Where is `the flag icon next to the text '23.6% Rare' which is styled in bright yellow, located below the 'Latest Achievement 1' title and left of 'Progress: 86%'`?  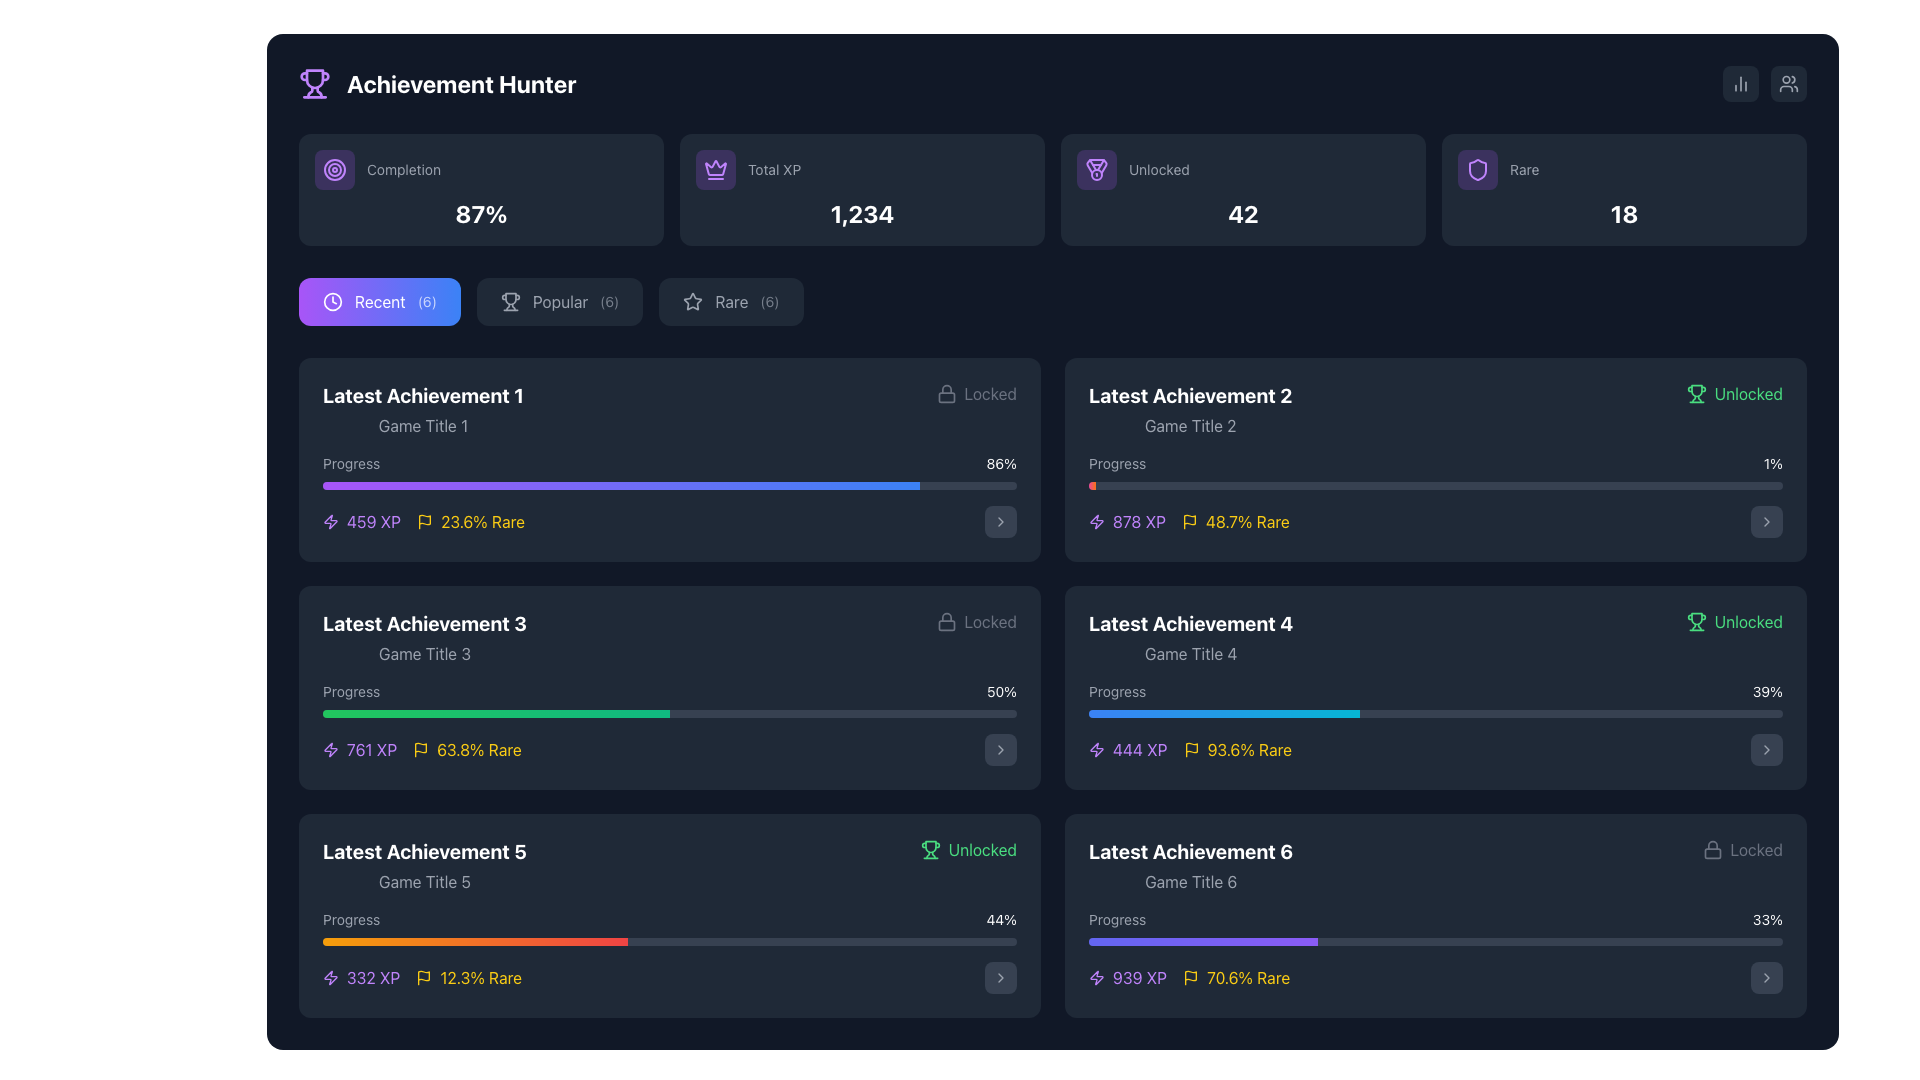
the flag icon next to the text '23.6% Rare' which is styled in bright yellow, located below the 'Latest Achievement 1' title and left of 'Progress: 86%' is located at coordinates (469, 520).